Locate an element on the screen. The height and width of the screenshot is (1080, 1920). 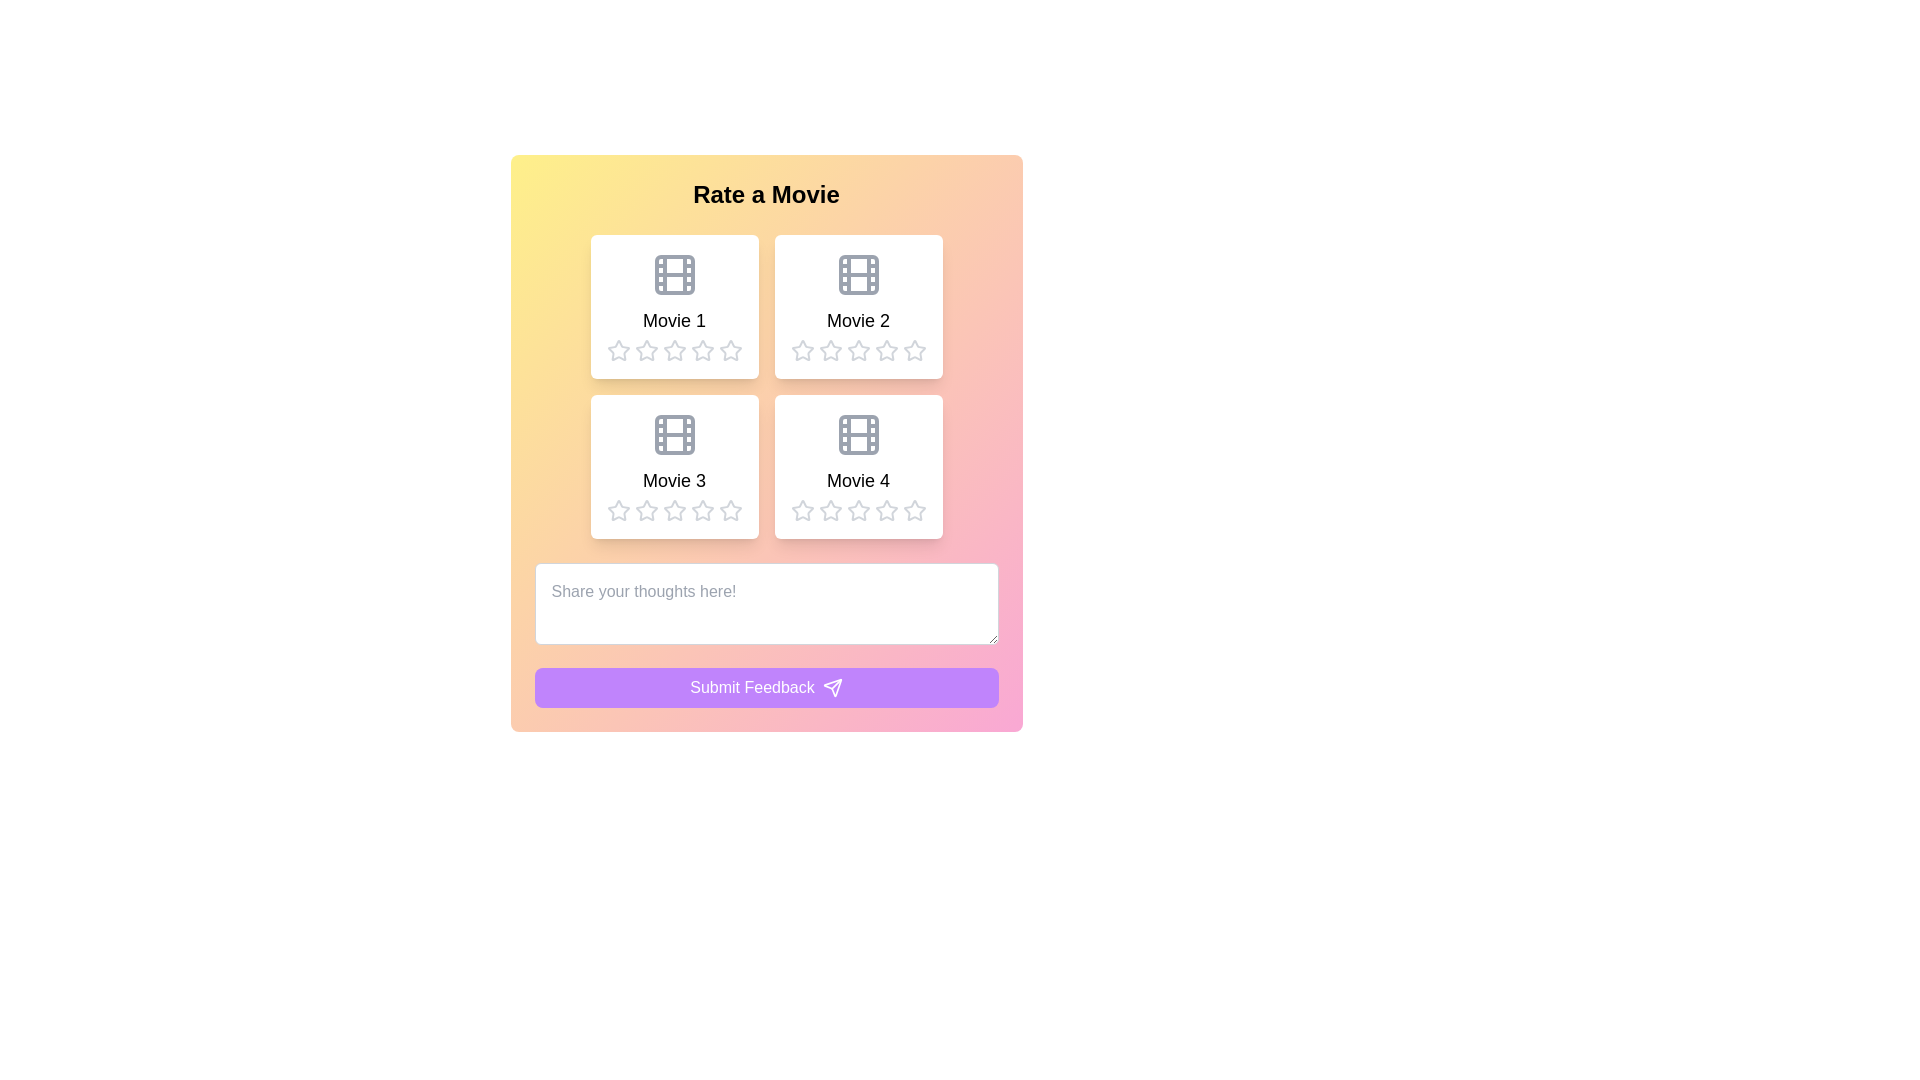
the label that serves as the title or identifier for the movie card located in the lower-right card of the grid, specifically in the second row, second column is located at coordinates (858, 481).